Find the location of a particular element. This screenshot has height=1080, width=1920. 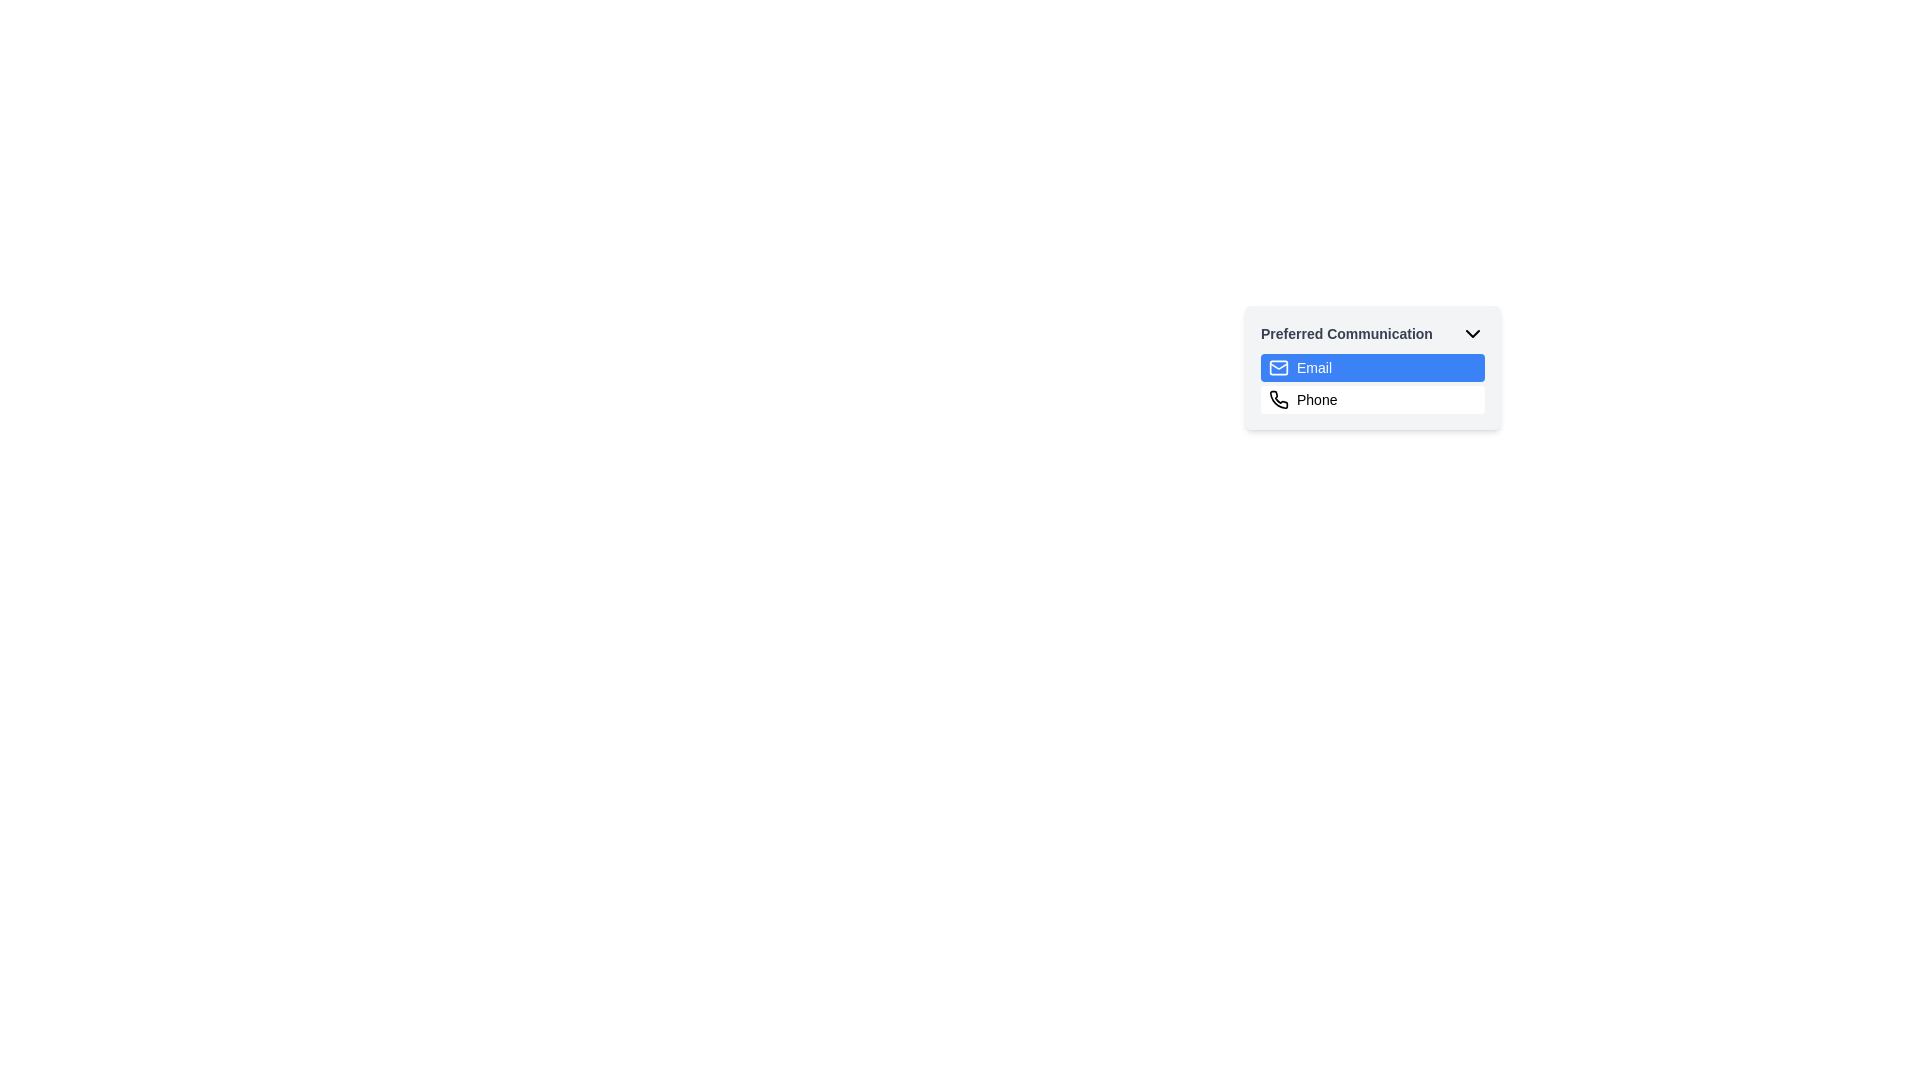

the Dropdown menu options labeled 'Email' and 'Phone' under the 'Preferred Communication' header is located at coordinates (1371, 384).